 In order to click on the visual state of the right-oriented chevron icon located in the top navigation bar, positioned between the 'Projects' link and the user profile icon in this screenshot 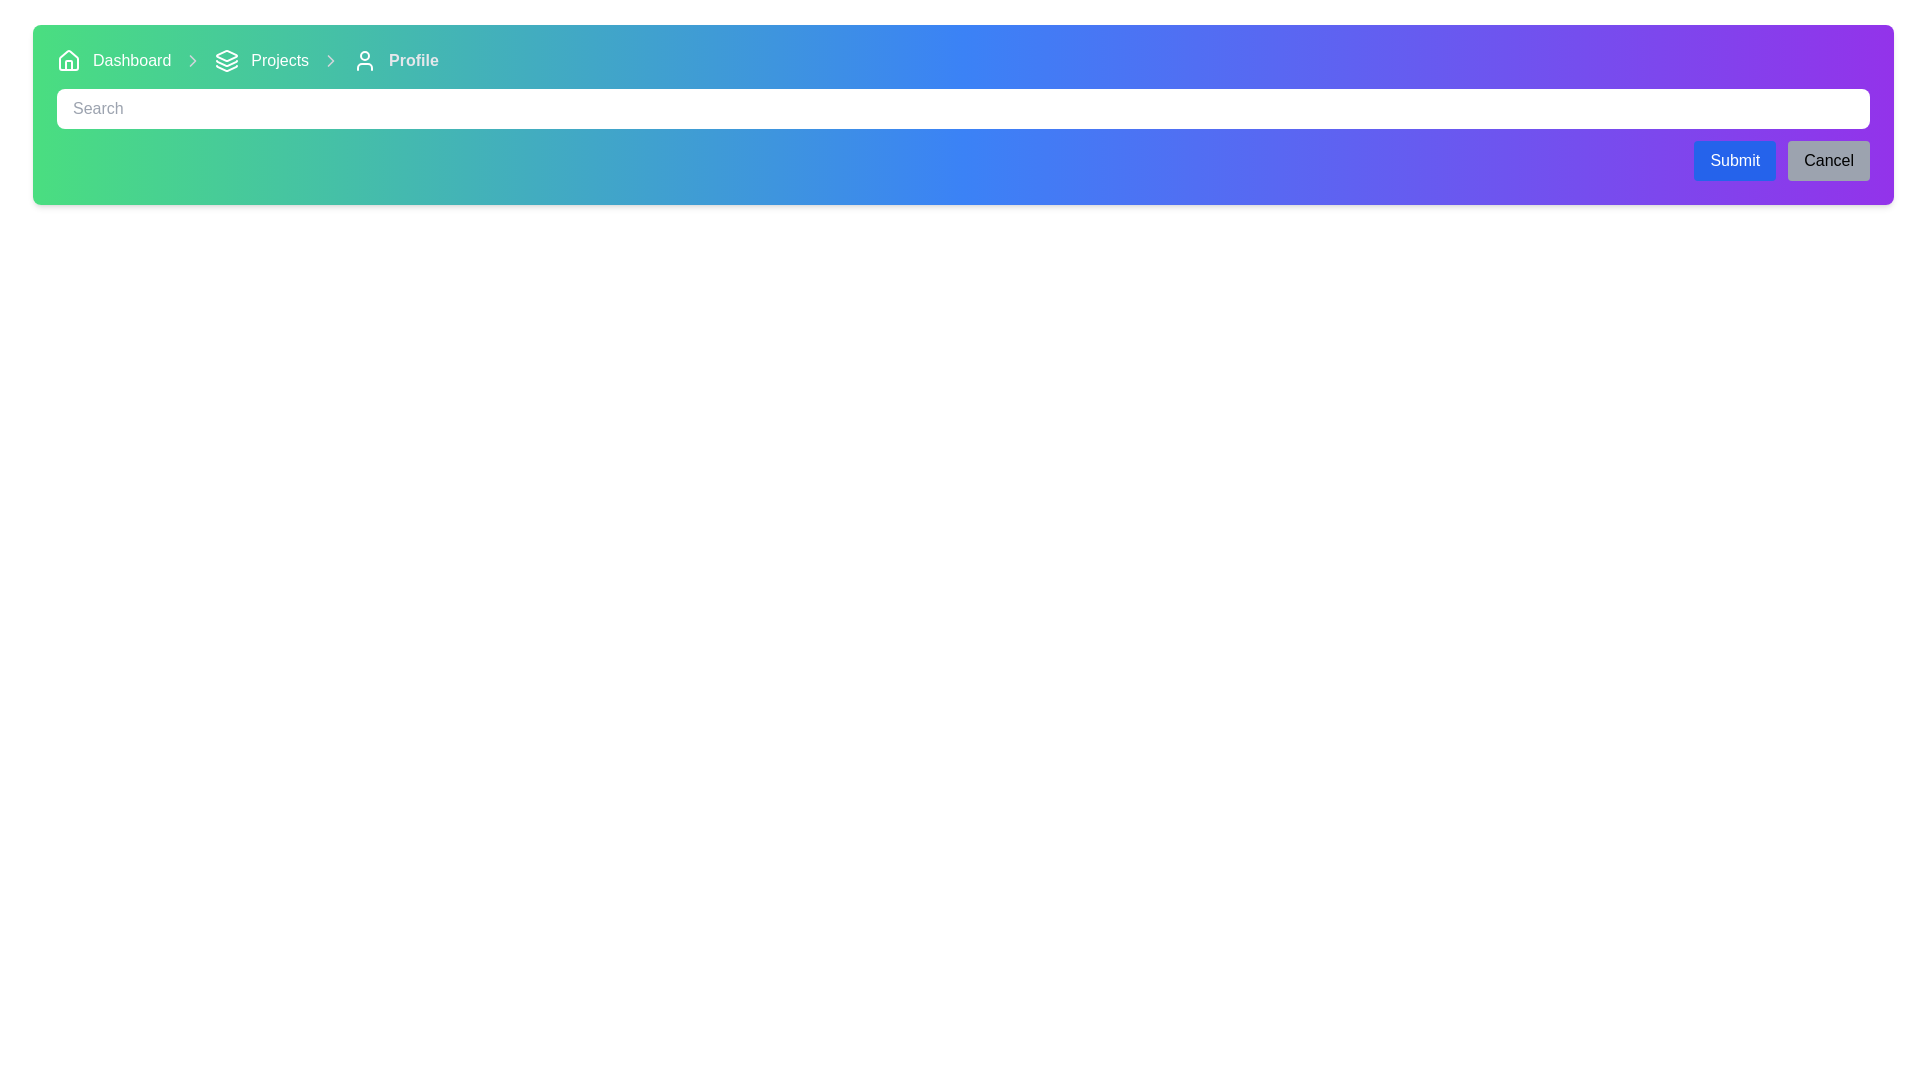, I will do `click(331, 60)`.